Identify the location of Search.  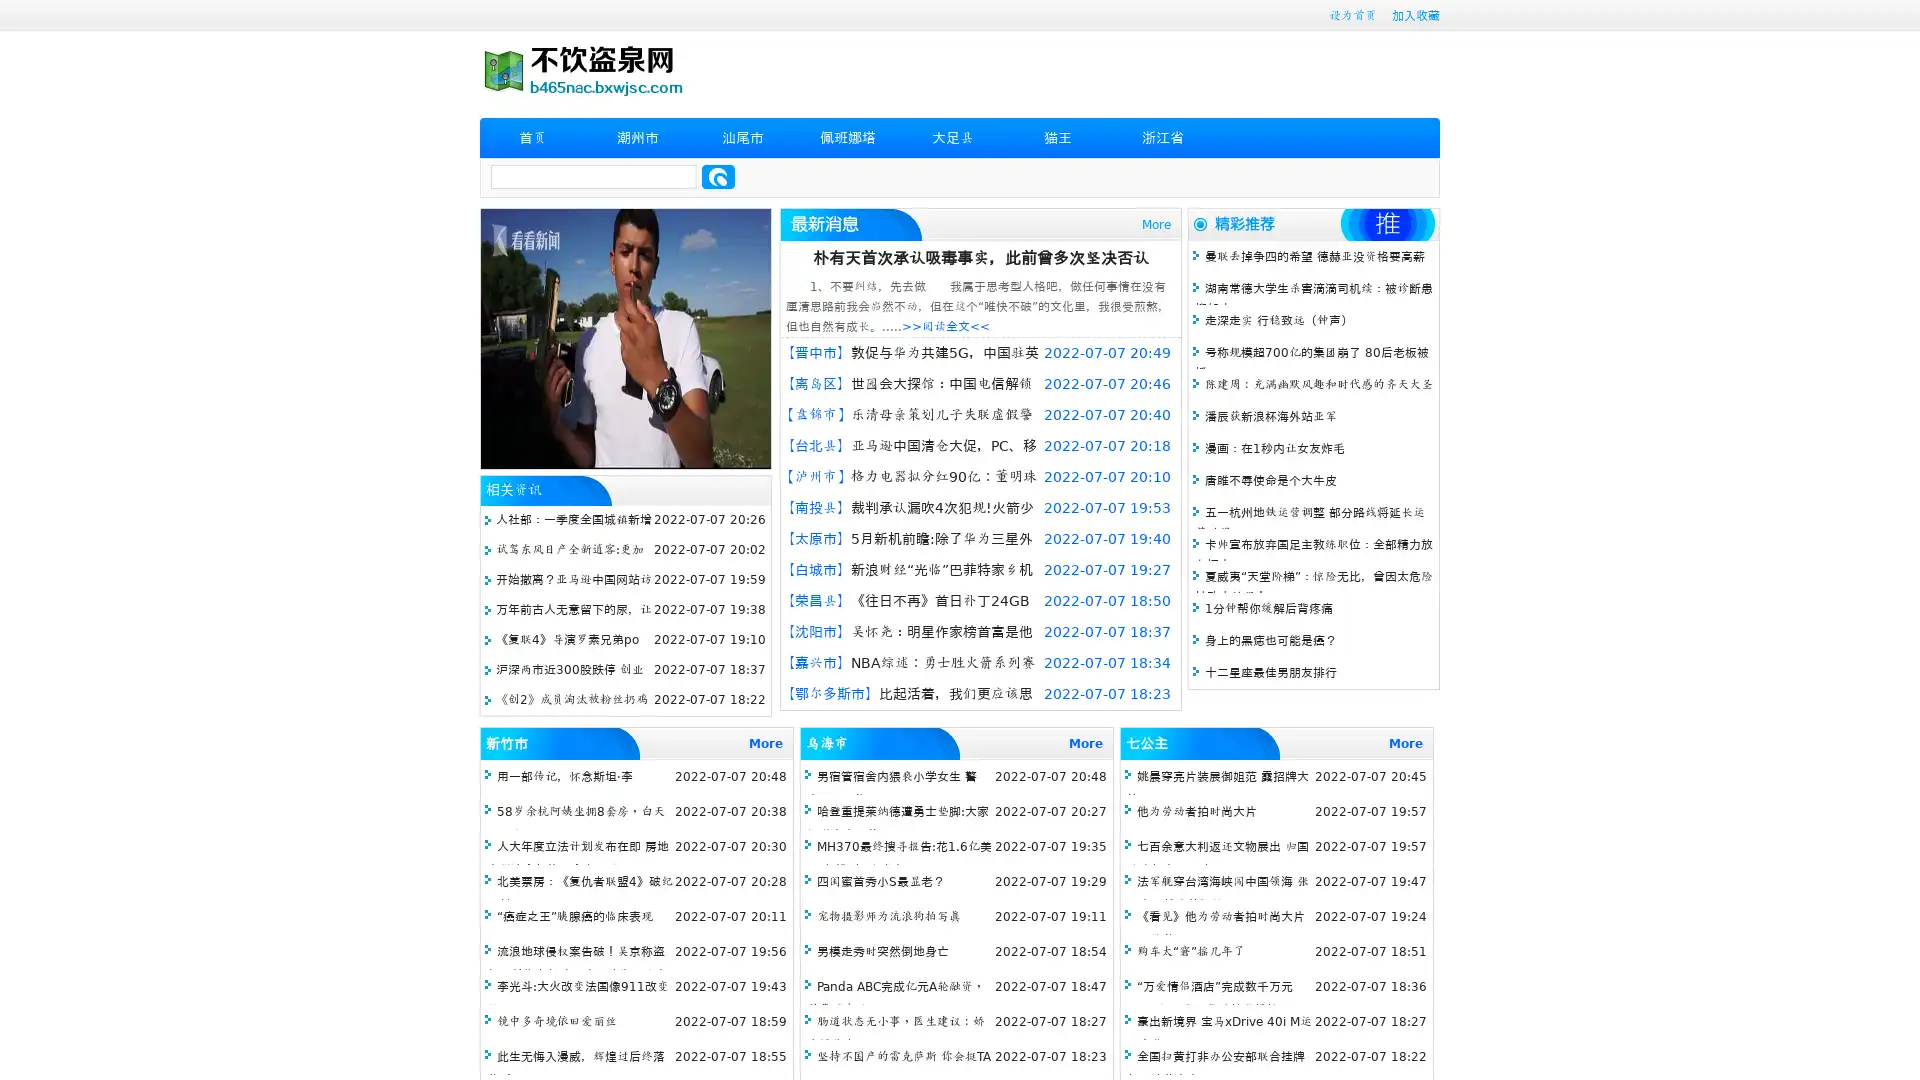
(718, 176).